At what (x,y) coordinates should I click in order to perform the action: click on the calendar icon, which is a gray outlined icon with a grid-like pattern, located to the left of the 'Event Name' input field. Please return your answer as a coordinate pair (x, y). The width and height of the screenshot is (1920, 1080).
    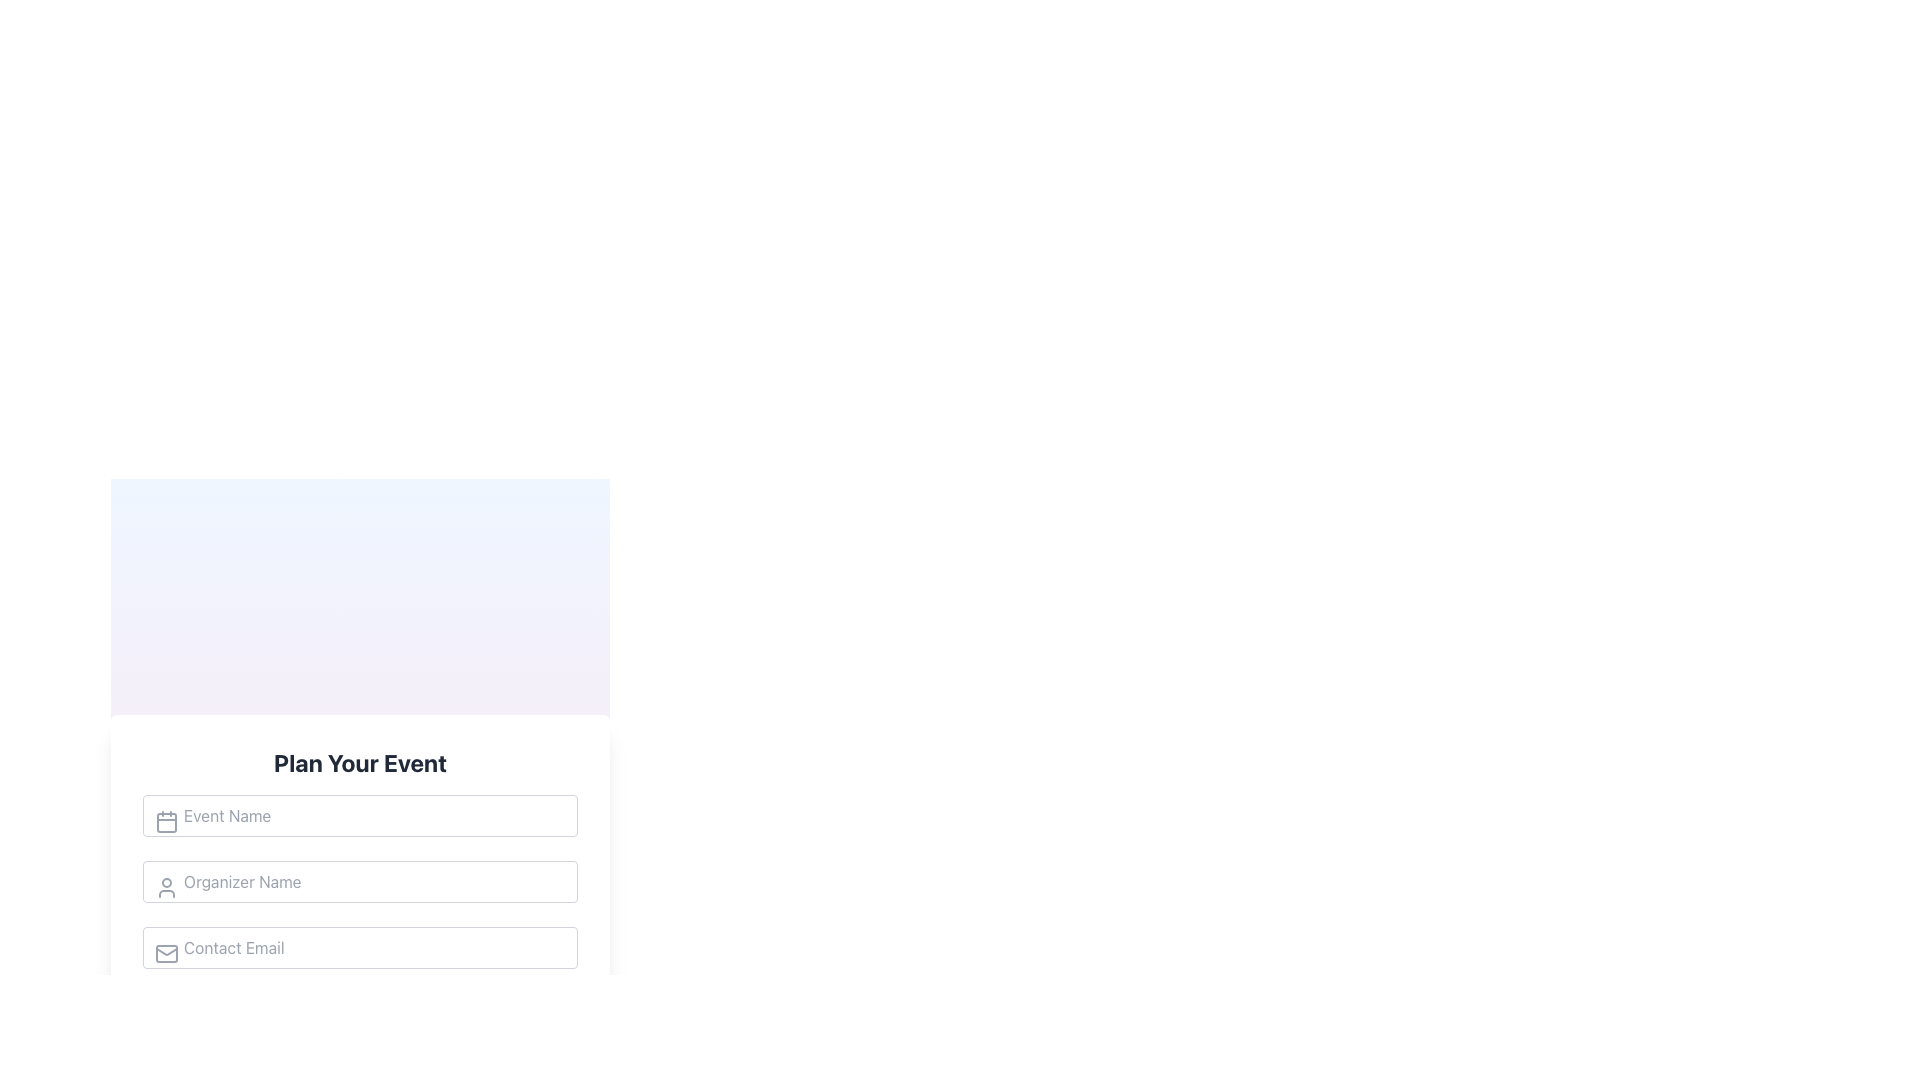
    Looking at the image, I should click on (167, 821).